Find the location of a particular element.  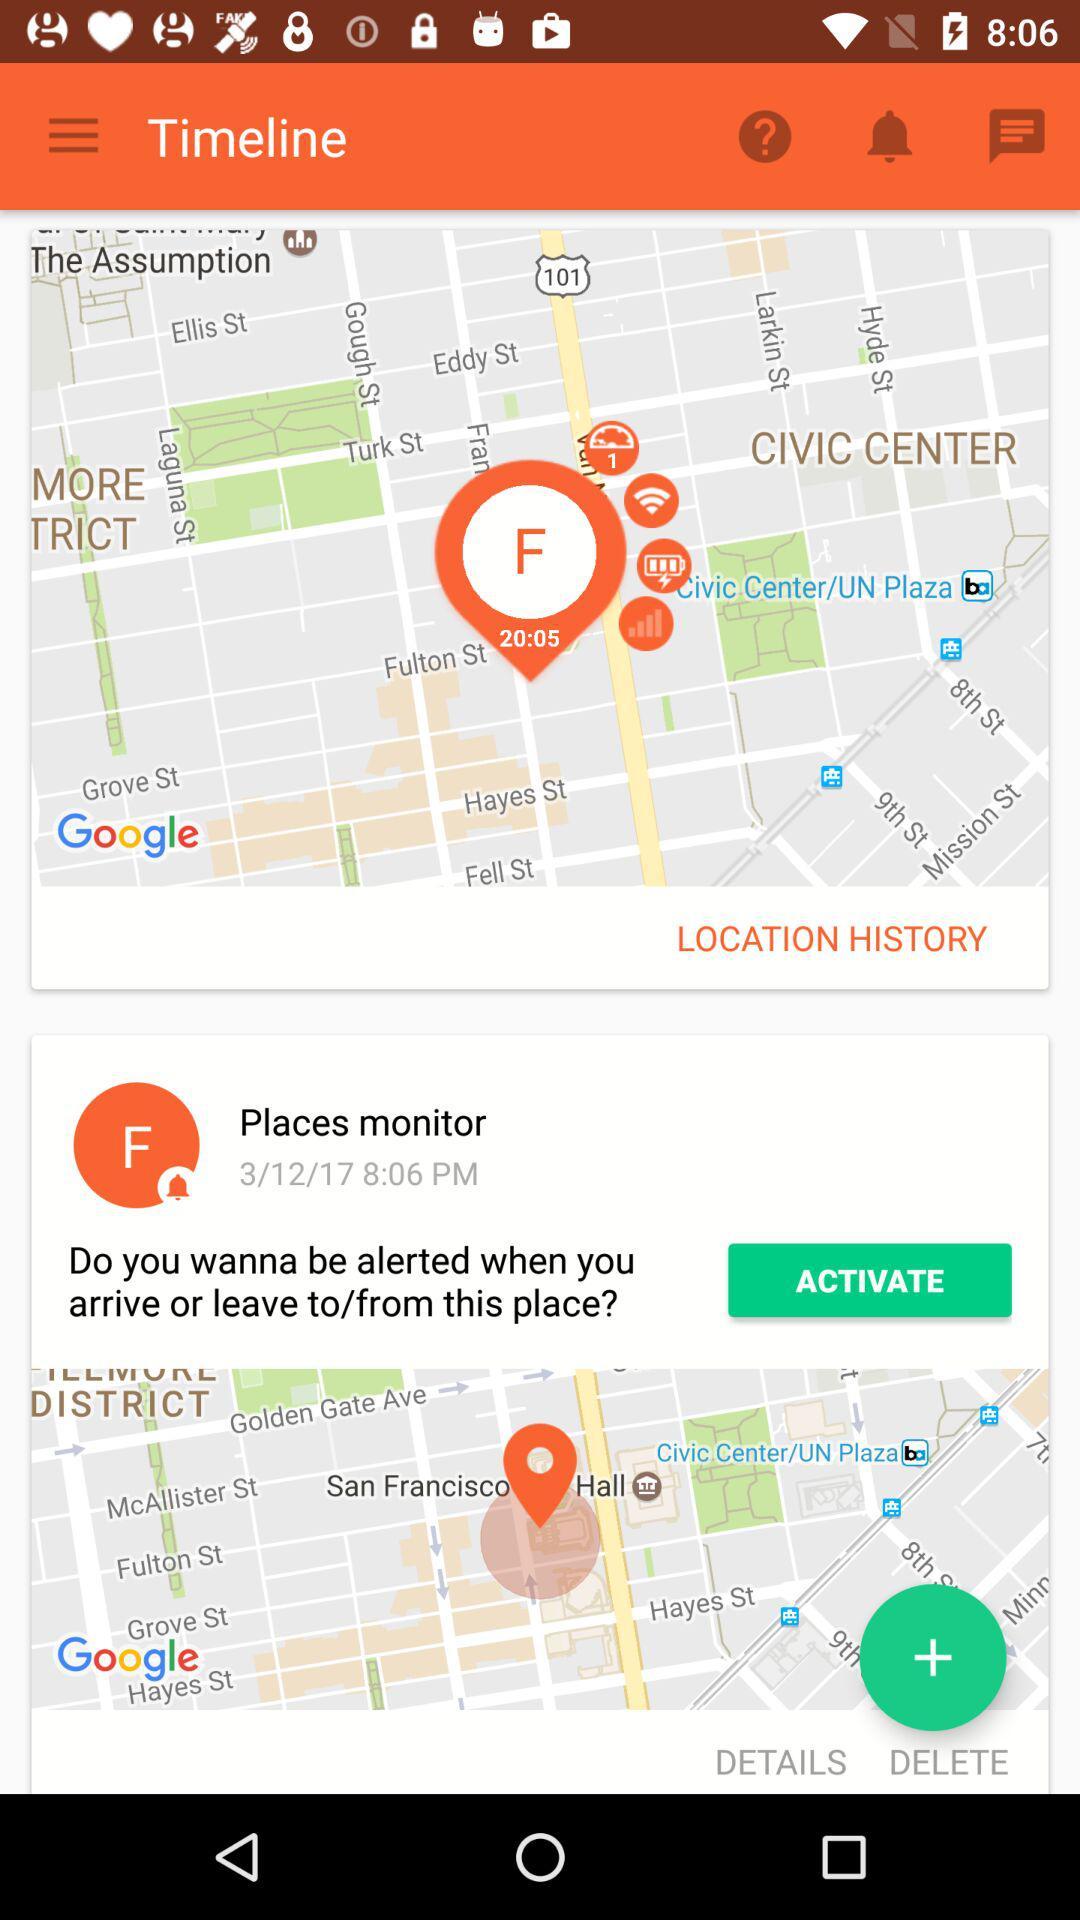

the icon above 3 12 17 item is located at coordinates (621, 1121).